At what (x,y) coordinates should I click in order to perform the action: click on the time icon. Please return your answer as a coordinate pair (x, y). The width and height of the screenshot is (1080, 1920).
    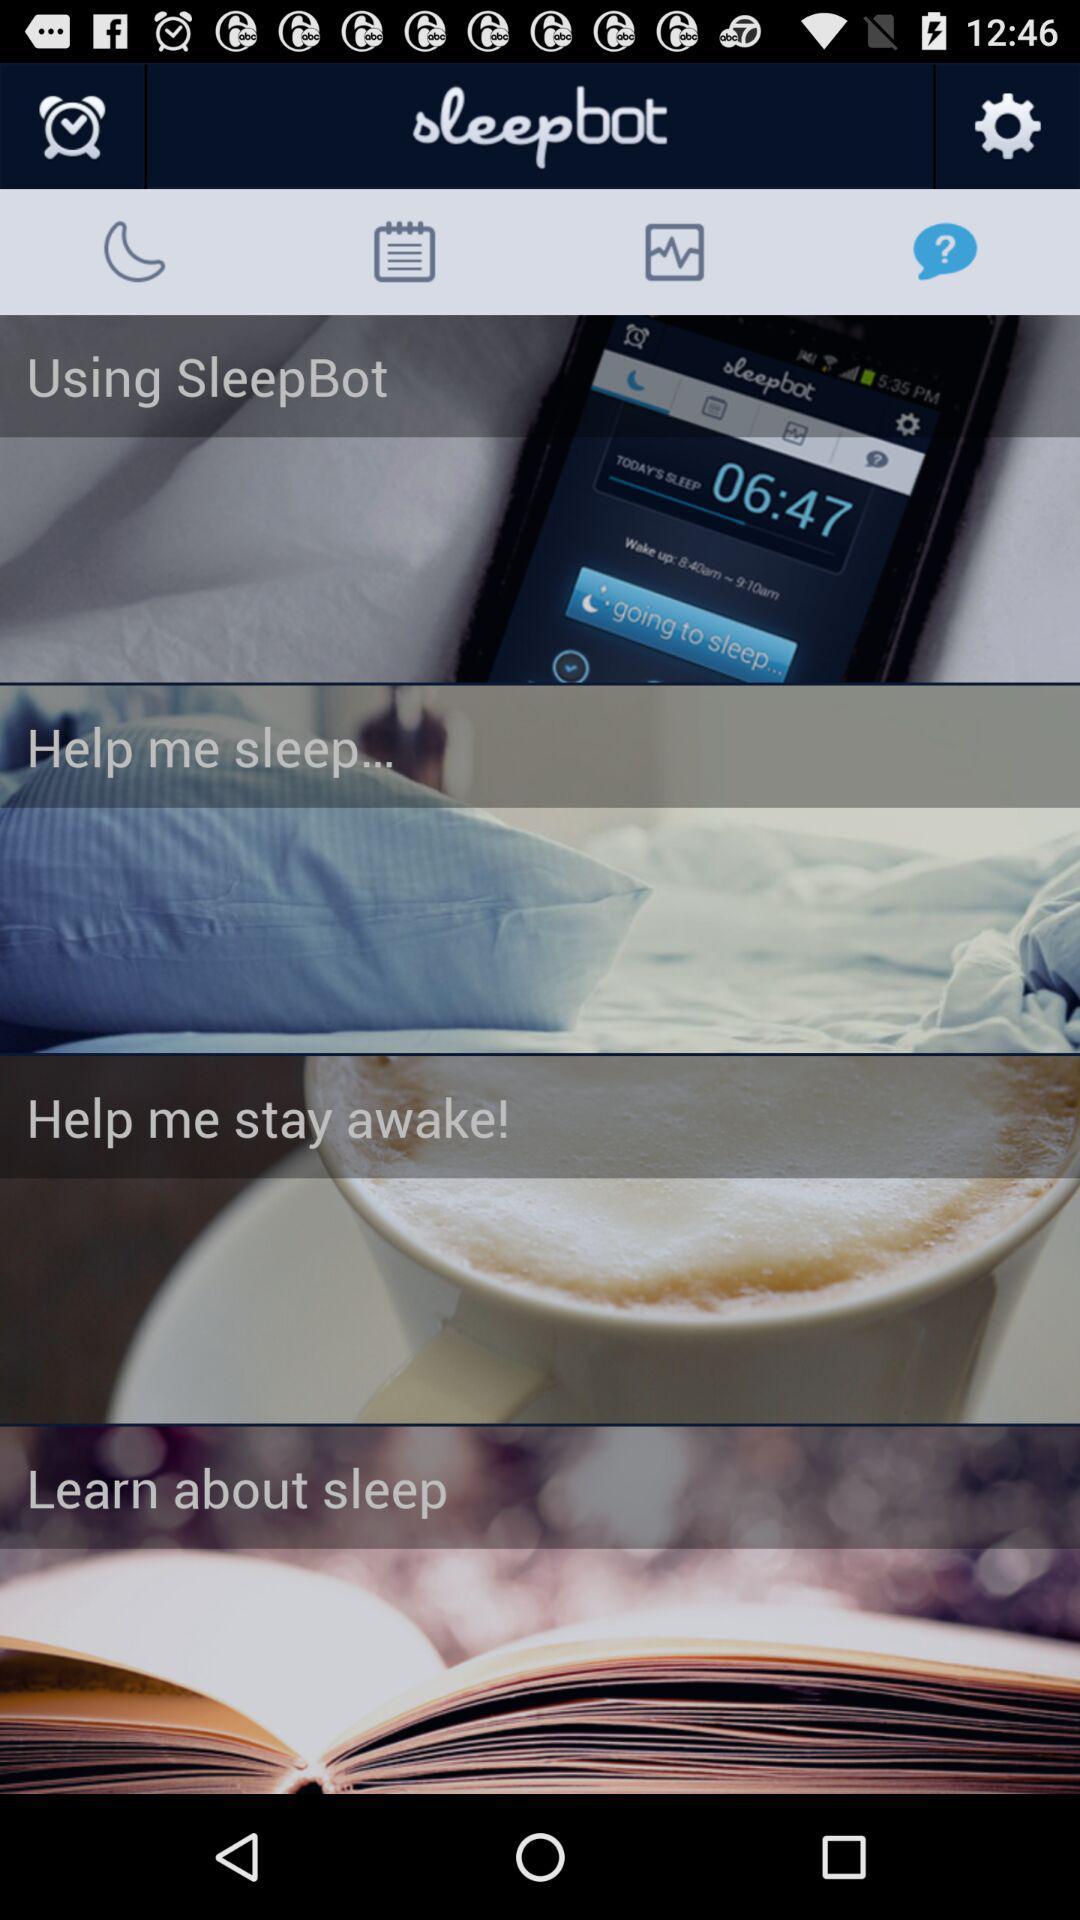
    Looking at the image, I should click on (72, 135).